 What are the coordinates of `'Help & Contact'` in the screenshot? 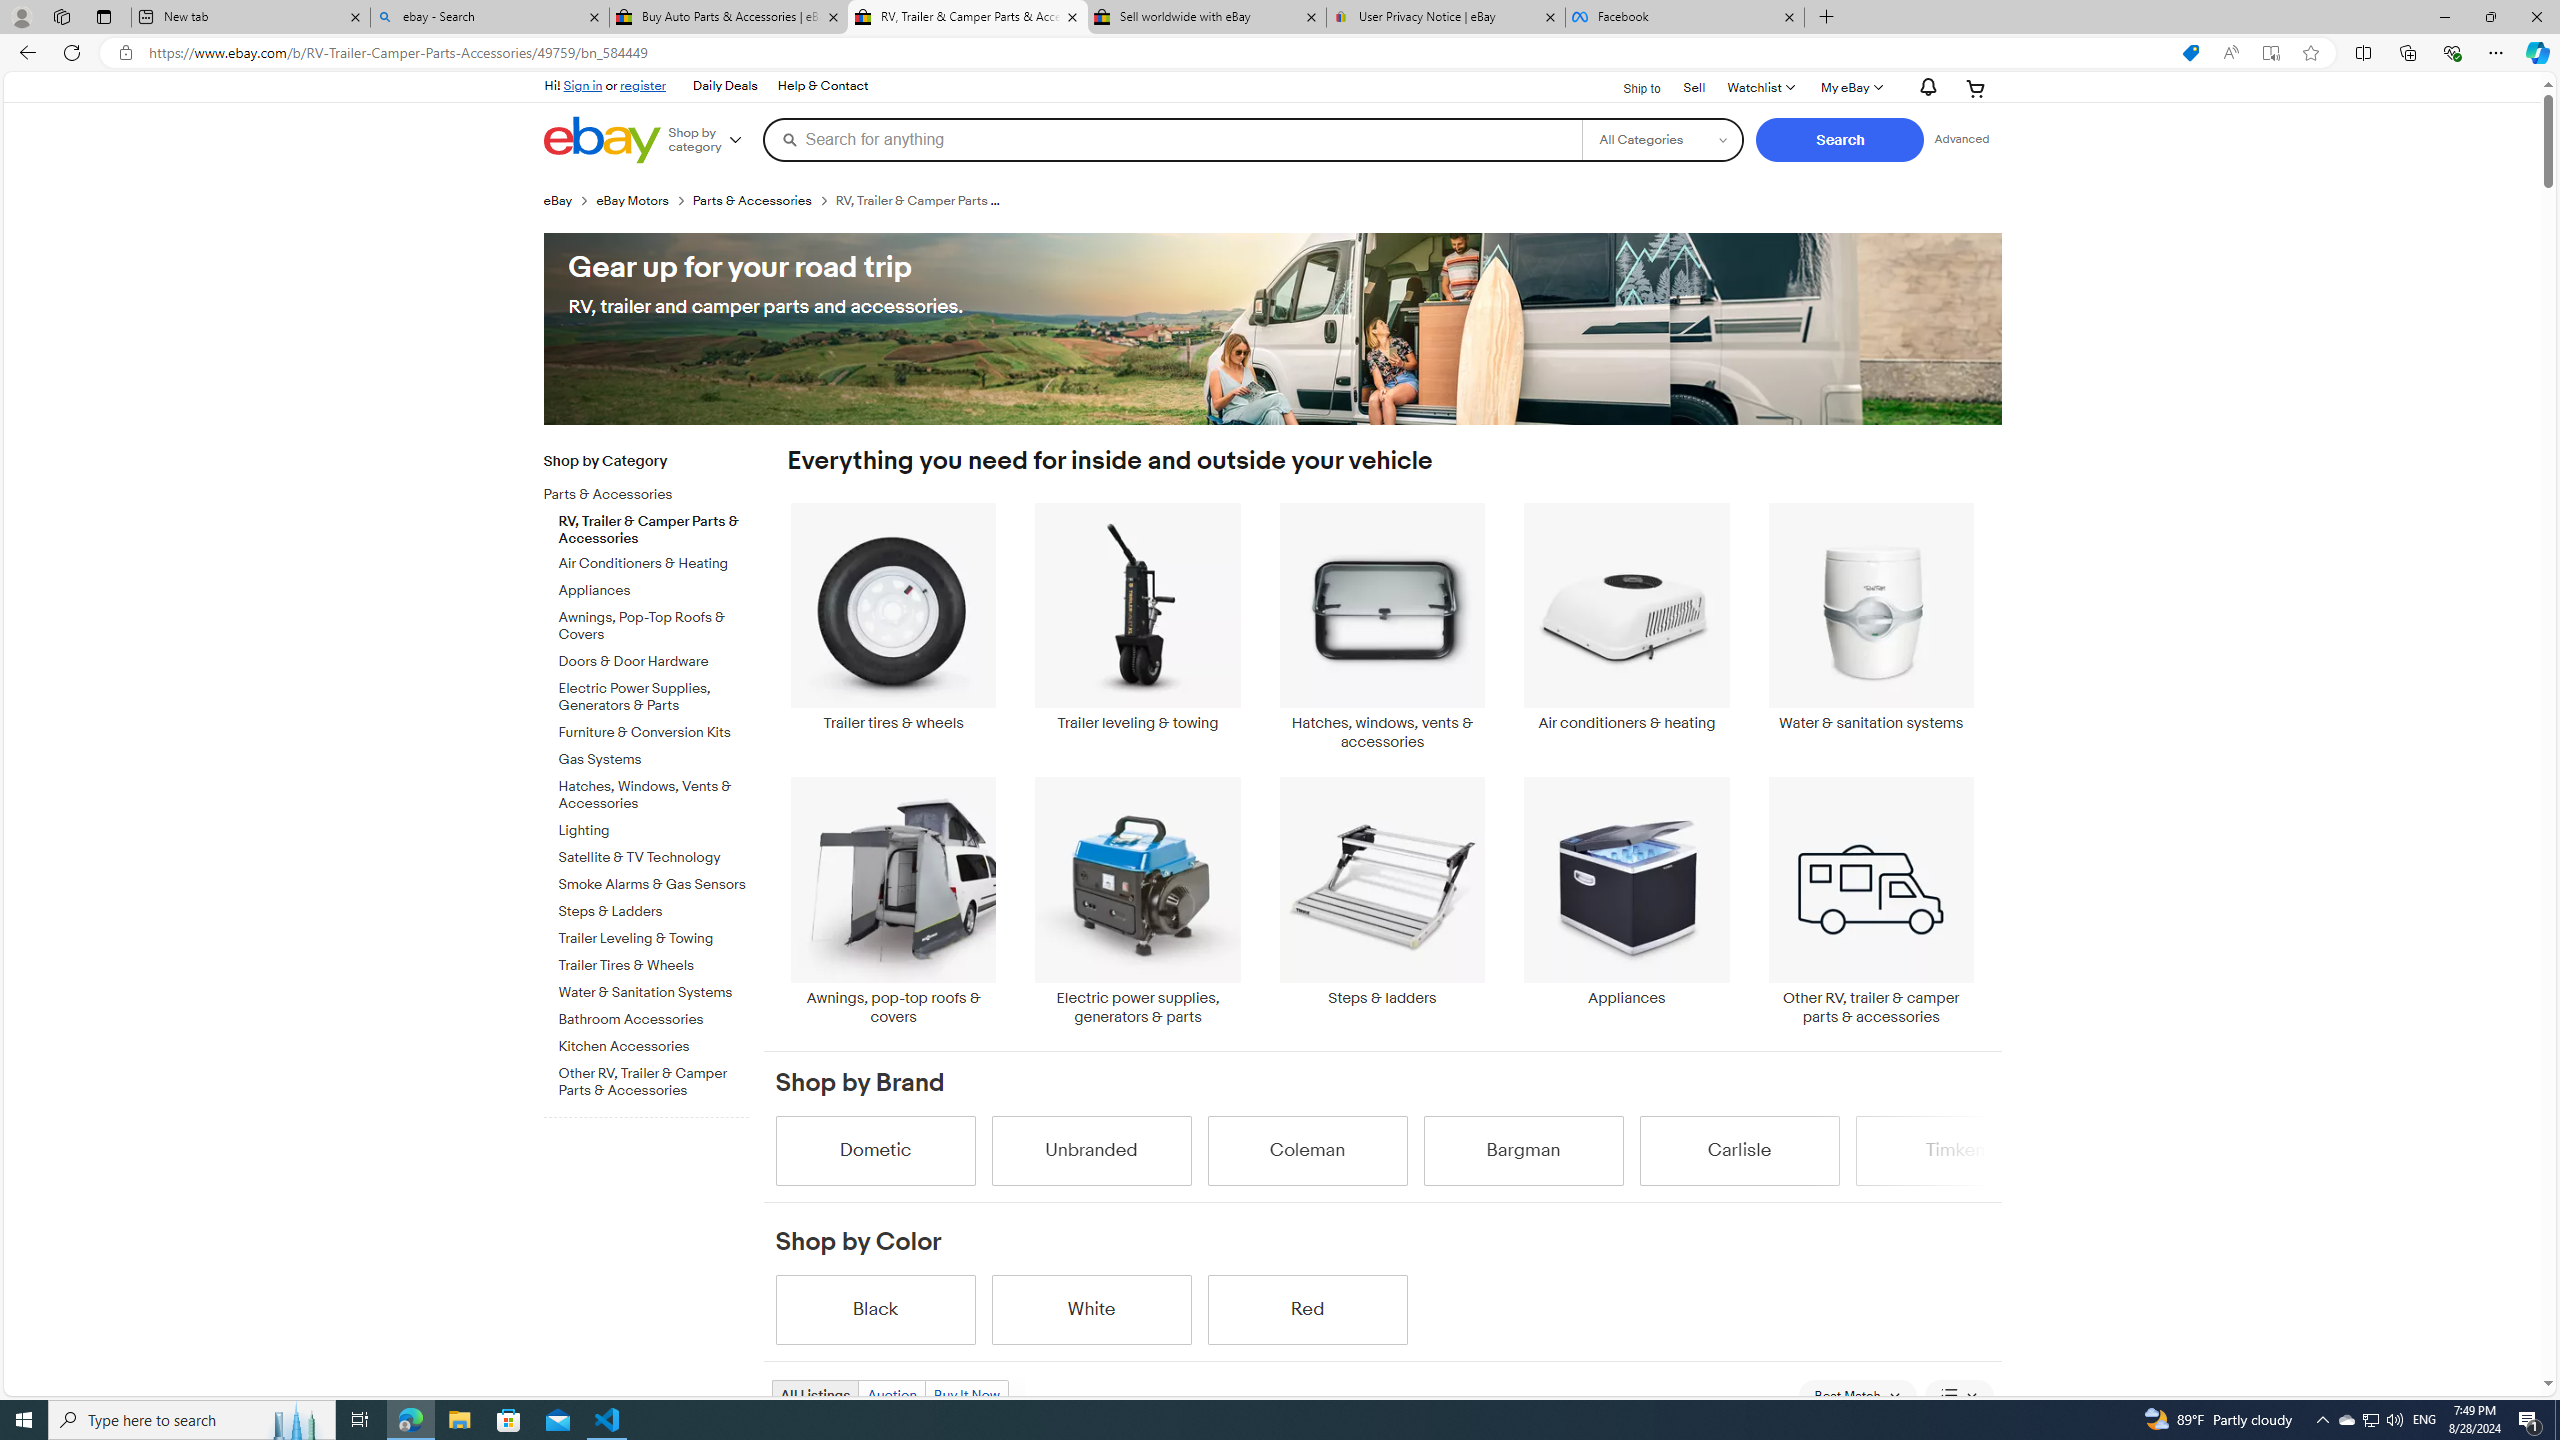 It's located at (820, 85).